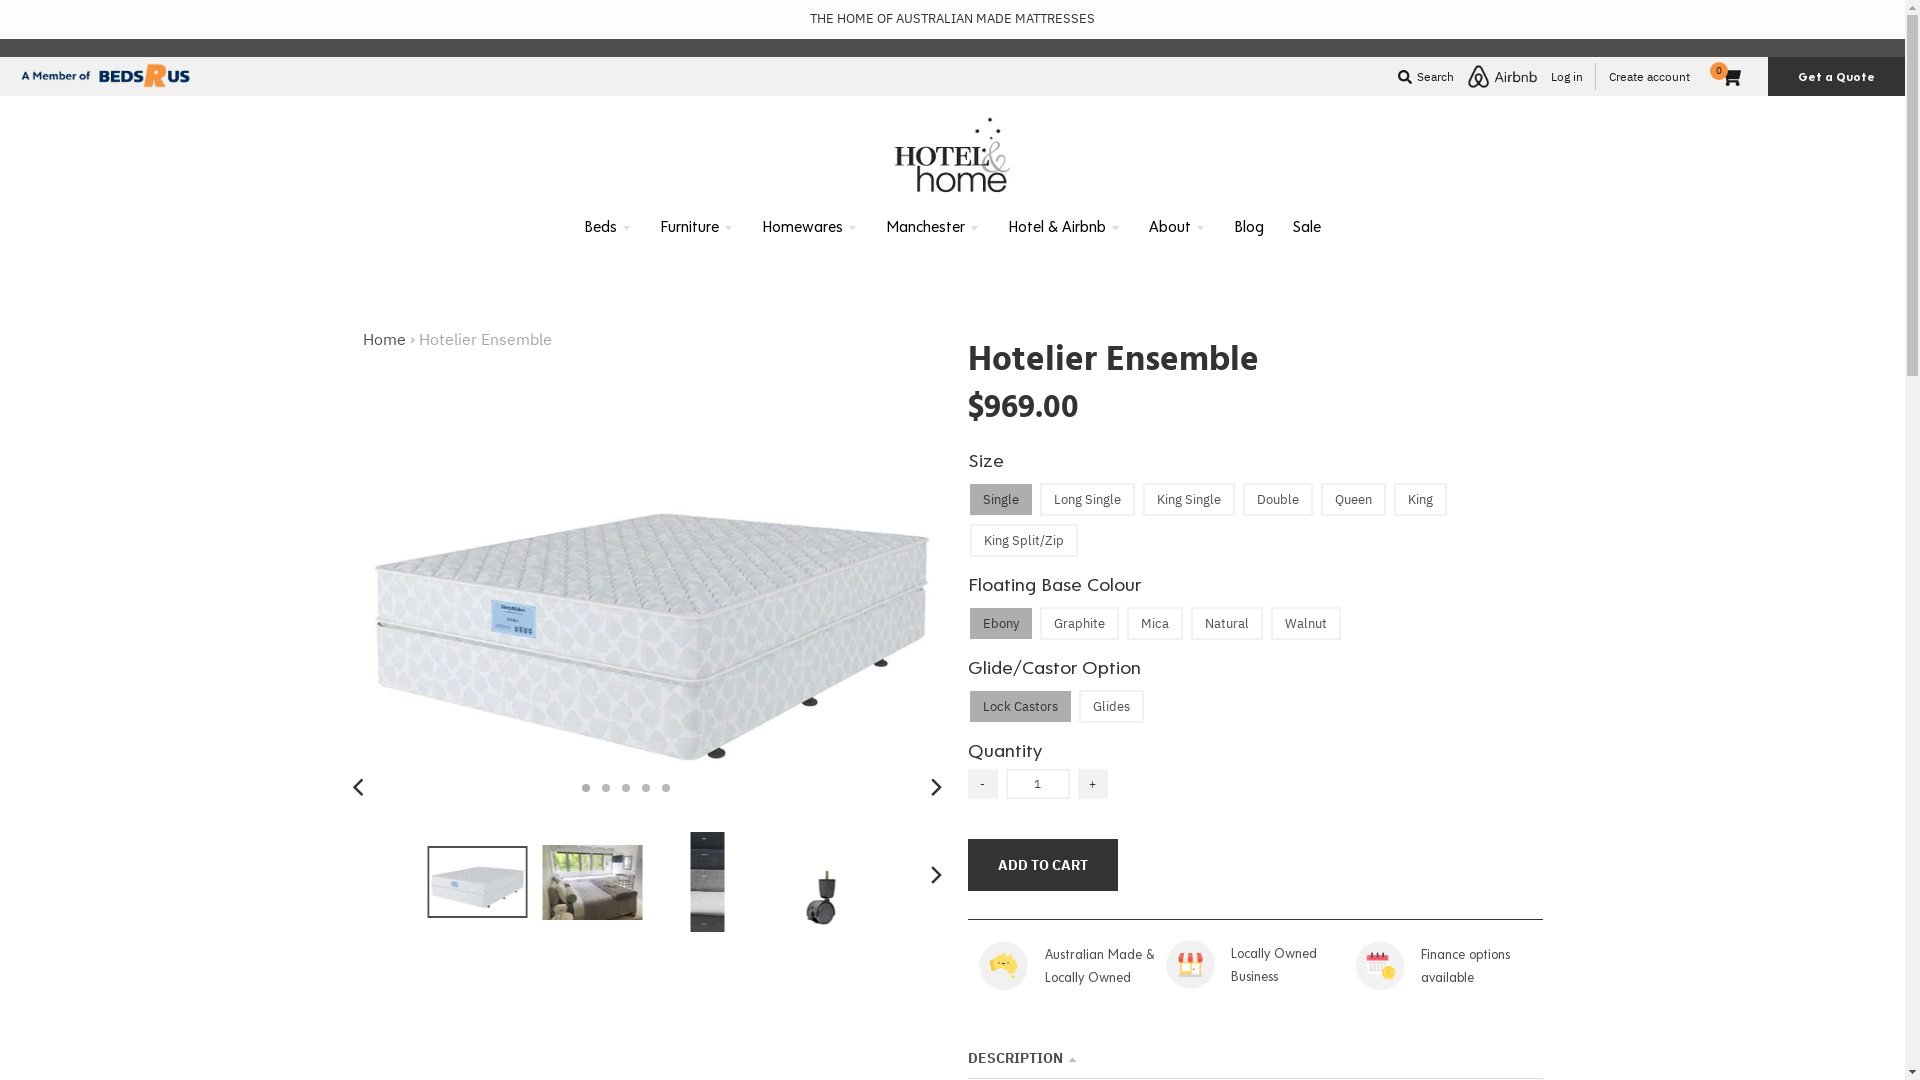 The width and height of the screenshot is (1920, 1080). Describe the element at coordinates (1092, 782) in the screenshot. I see `'+'` at that location.